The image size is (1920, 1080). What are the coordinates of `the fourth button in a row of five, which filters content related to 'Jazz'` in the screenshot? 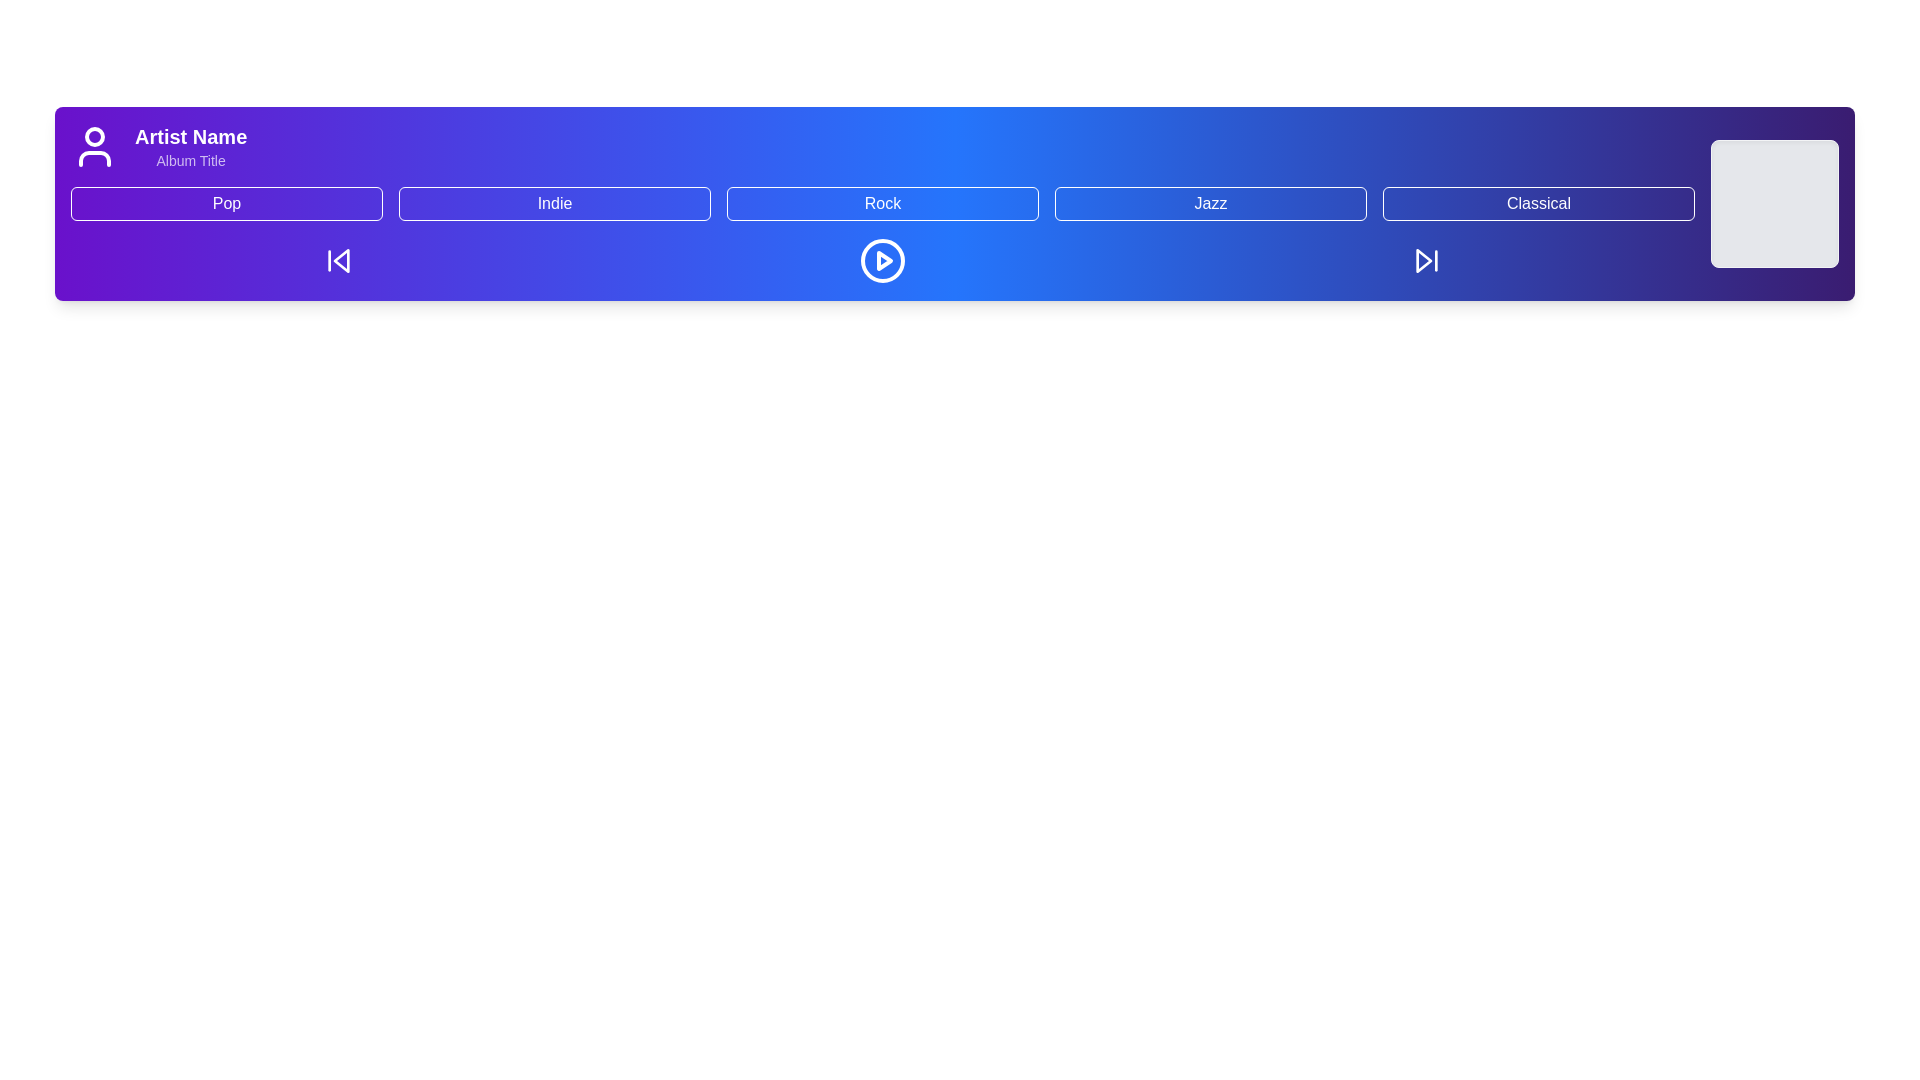 It's located at (1209, 204).